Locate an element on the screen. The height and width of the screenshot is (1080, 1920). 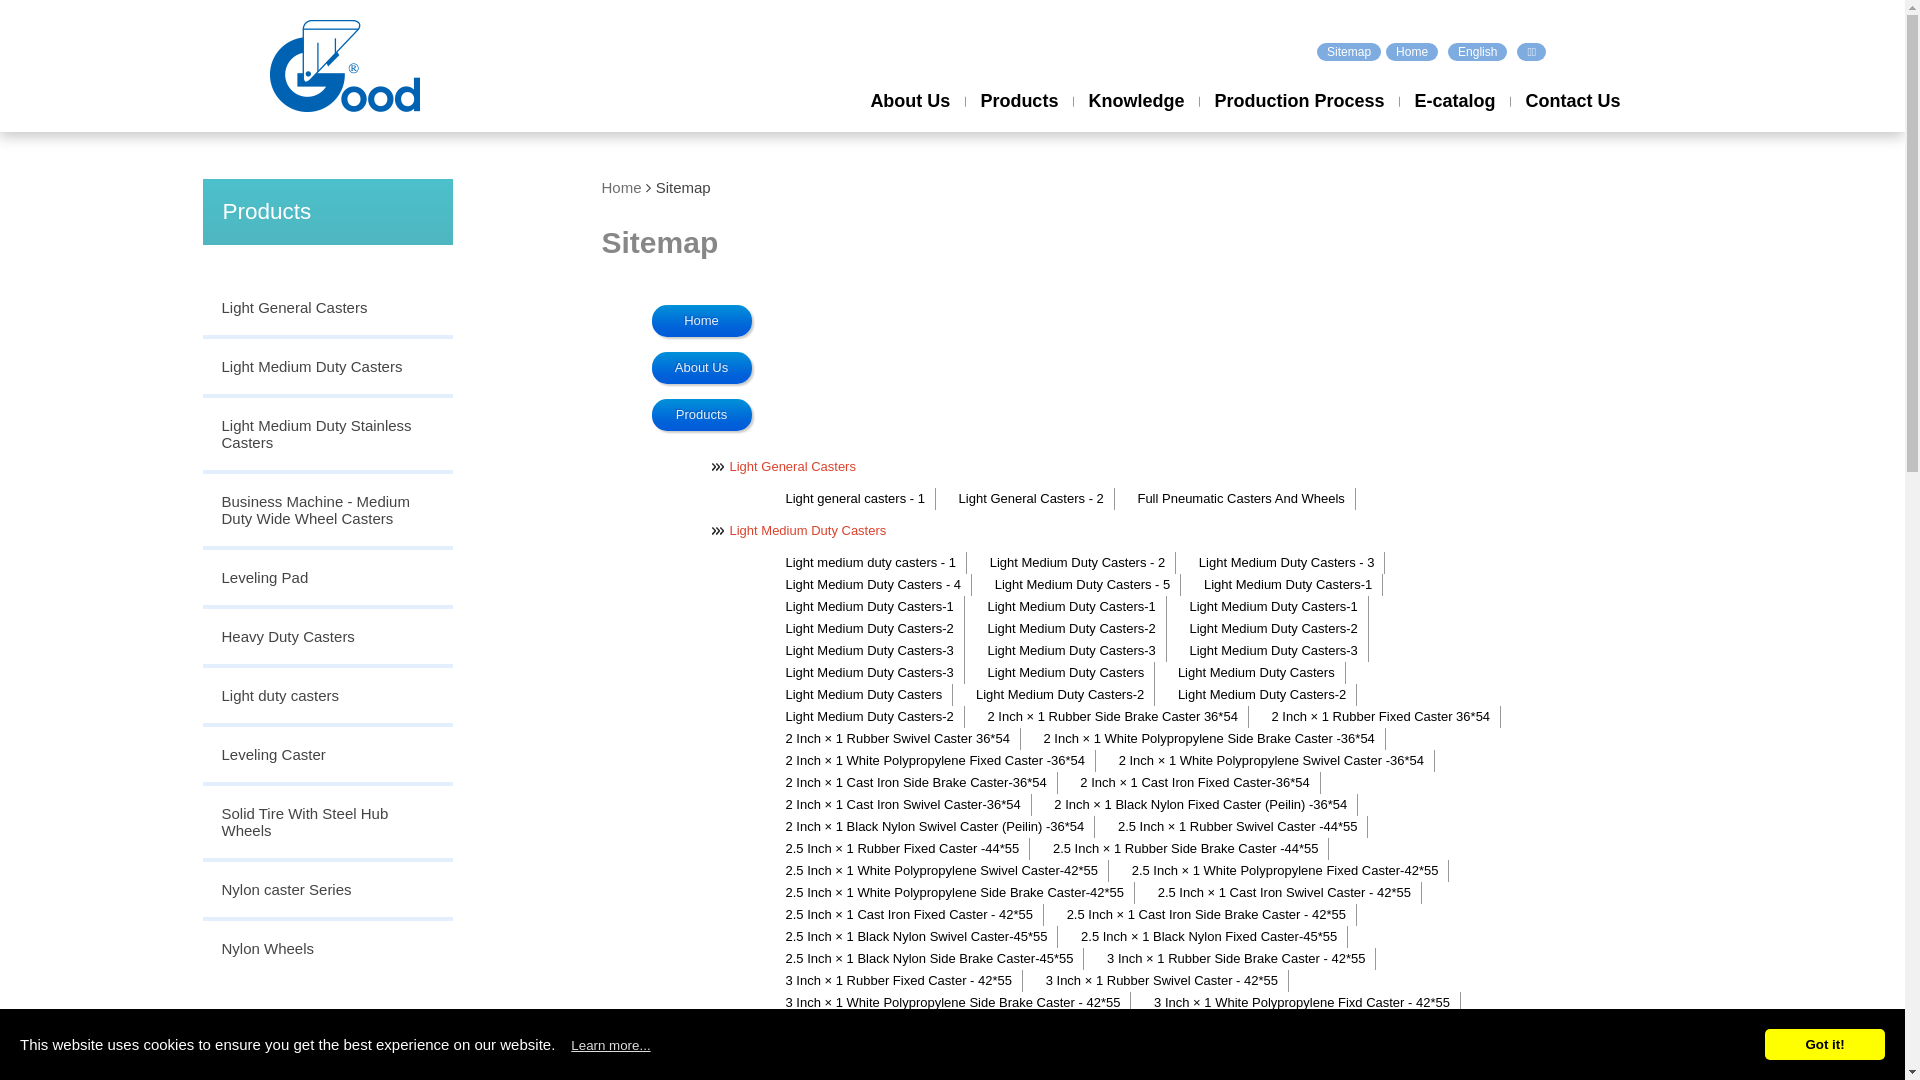
'Light Medium Duty Casters - 2' is located at coordinates (975, 563).